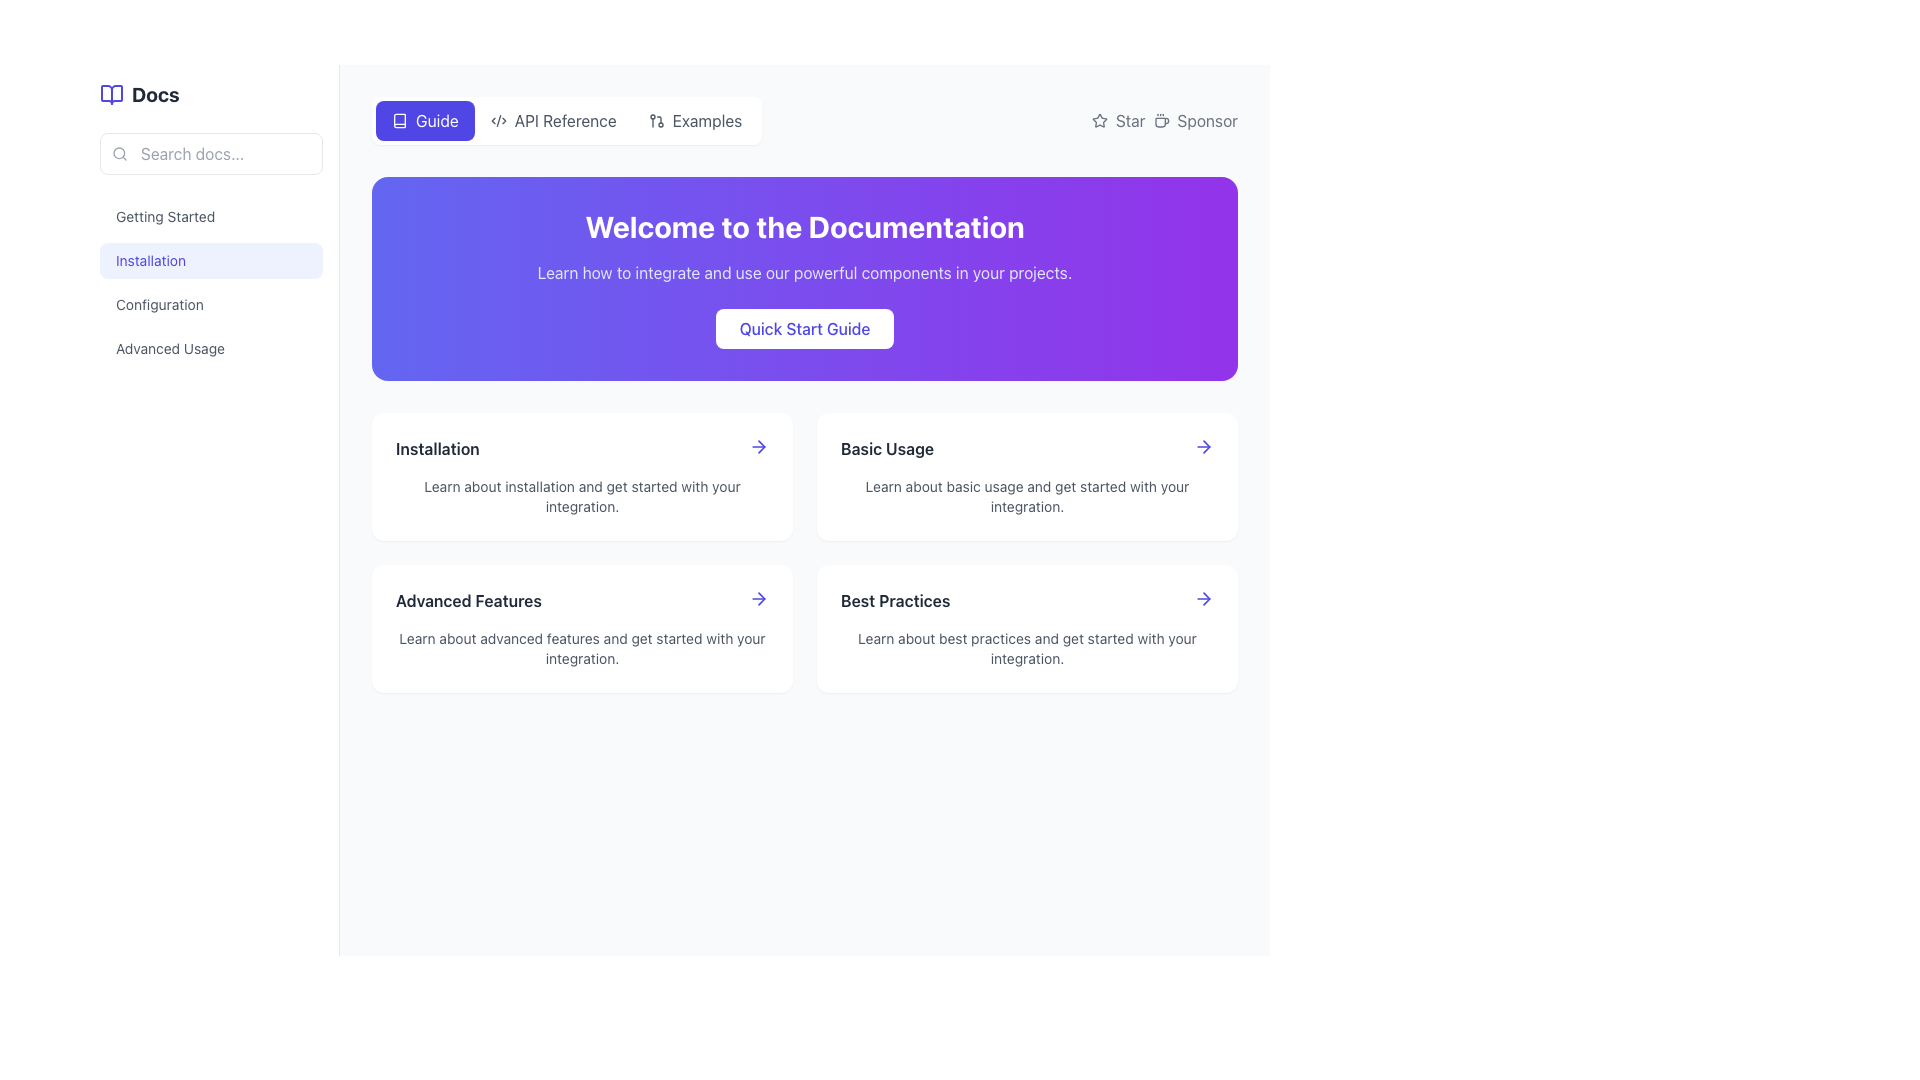  Describe the element at coordinates (757, 446) in the screenshot. I see `the navigational icon located to the right of the 'Installation' text in the 'Installation' card` at that location.